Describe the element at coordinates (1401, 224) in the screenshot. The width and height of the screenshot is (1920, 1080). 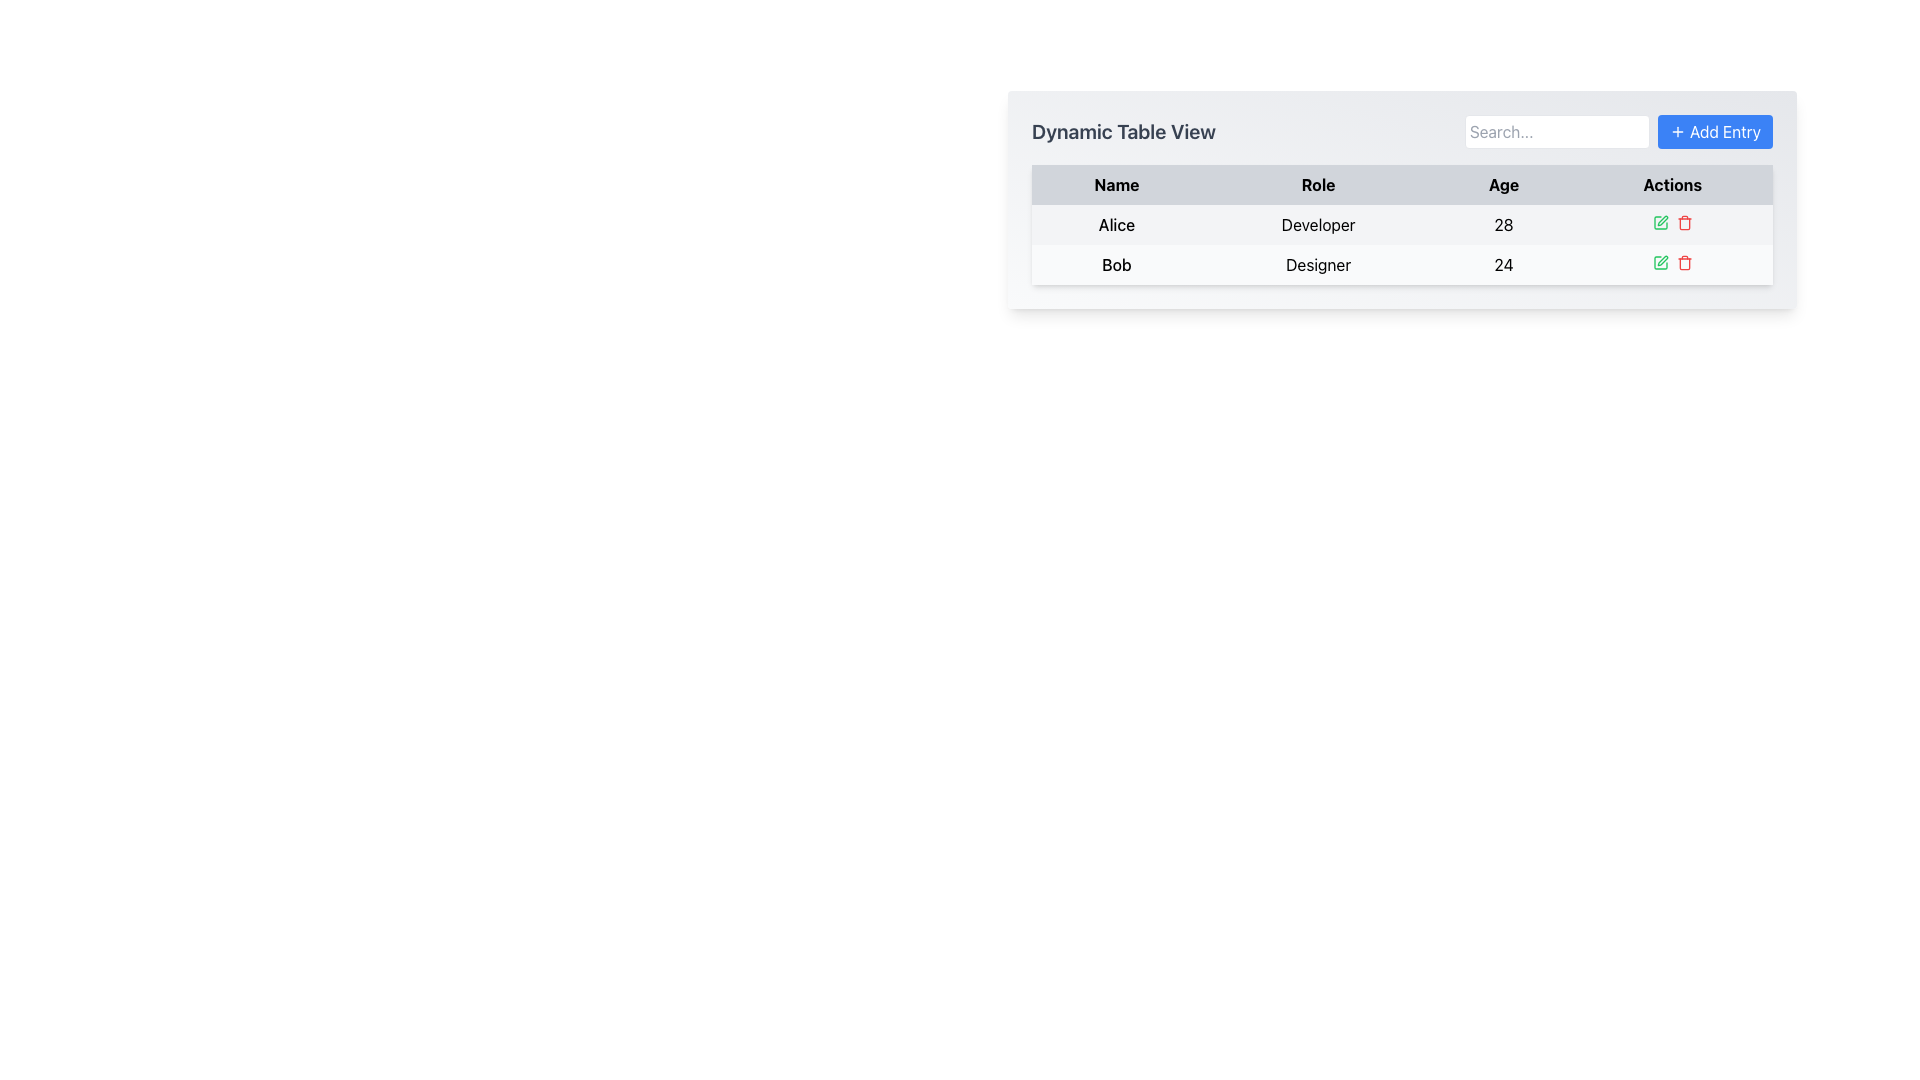
I see `the first row of the table displaying user details, which includes the name 'Alice', role 'Developer', and age '28'` at that location.